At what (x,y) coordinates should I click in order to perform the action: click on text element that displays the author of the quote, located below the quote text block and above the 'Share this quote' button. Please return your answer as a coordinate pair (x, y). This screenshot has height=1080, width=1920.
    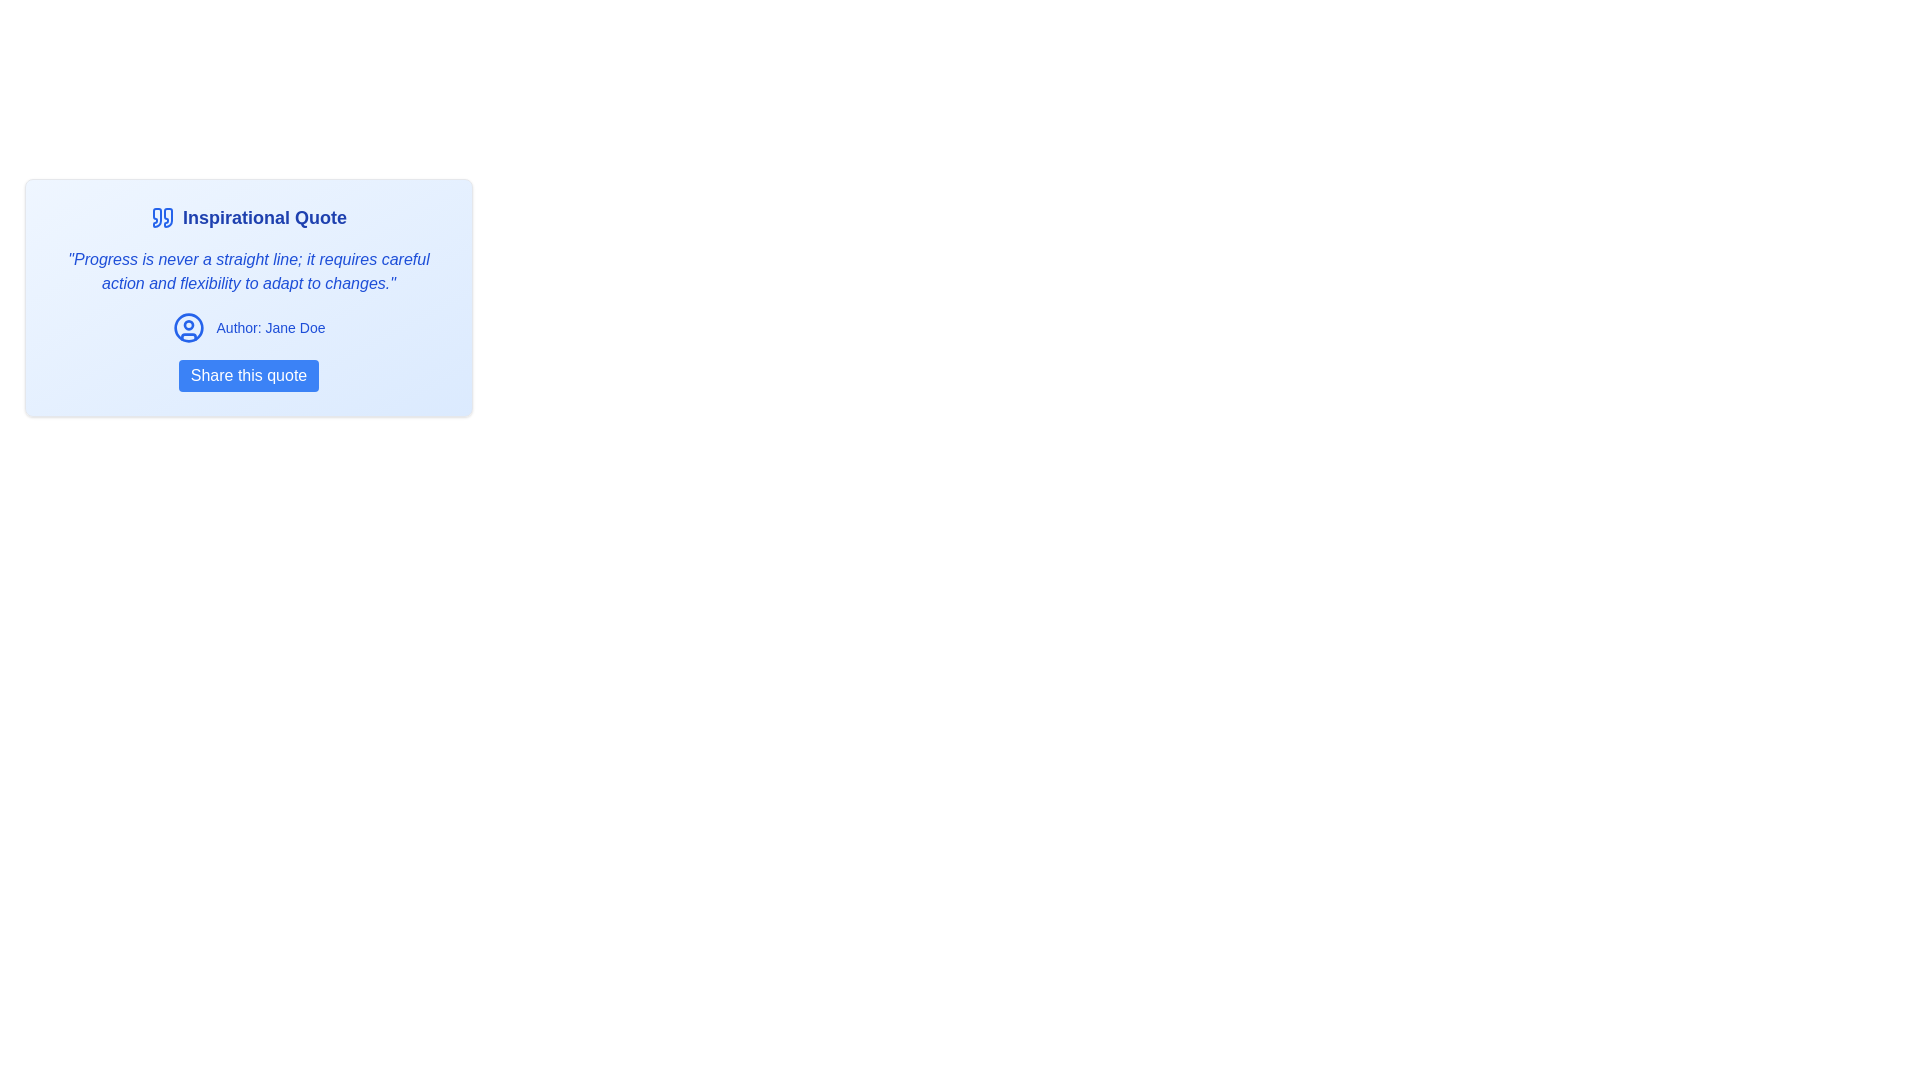
    Looking at the image, I should click on (248, 326).